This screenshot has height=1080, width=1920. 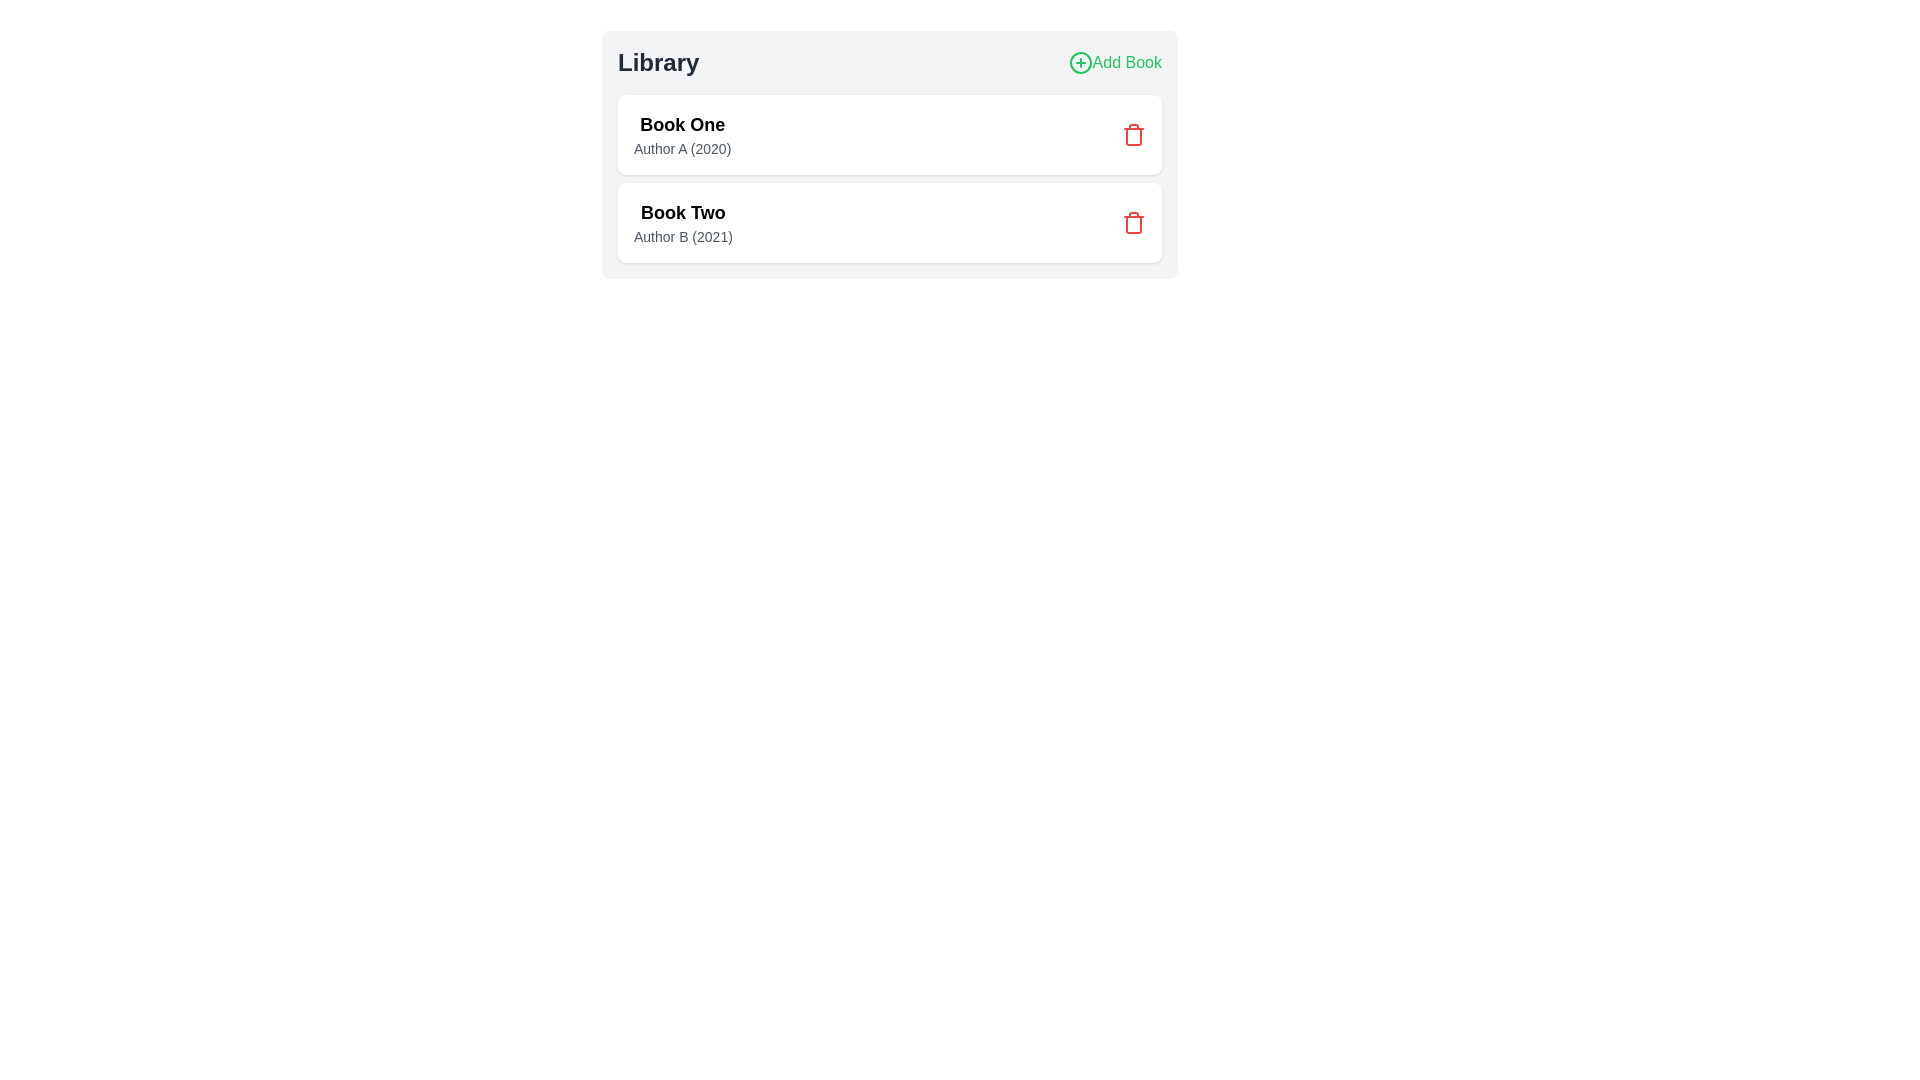 What do you see at coordinates (1133, 135) in the screenshot?
I see `the delete icon button located at the far right of the row for the book entry 'Book One Author A (2020)'` at bounding box center [1133, 135].